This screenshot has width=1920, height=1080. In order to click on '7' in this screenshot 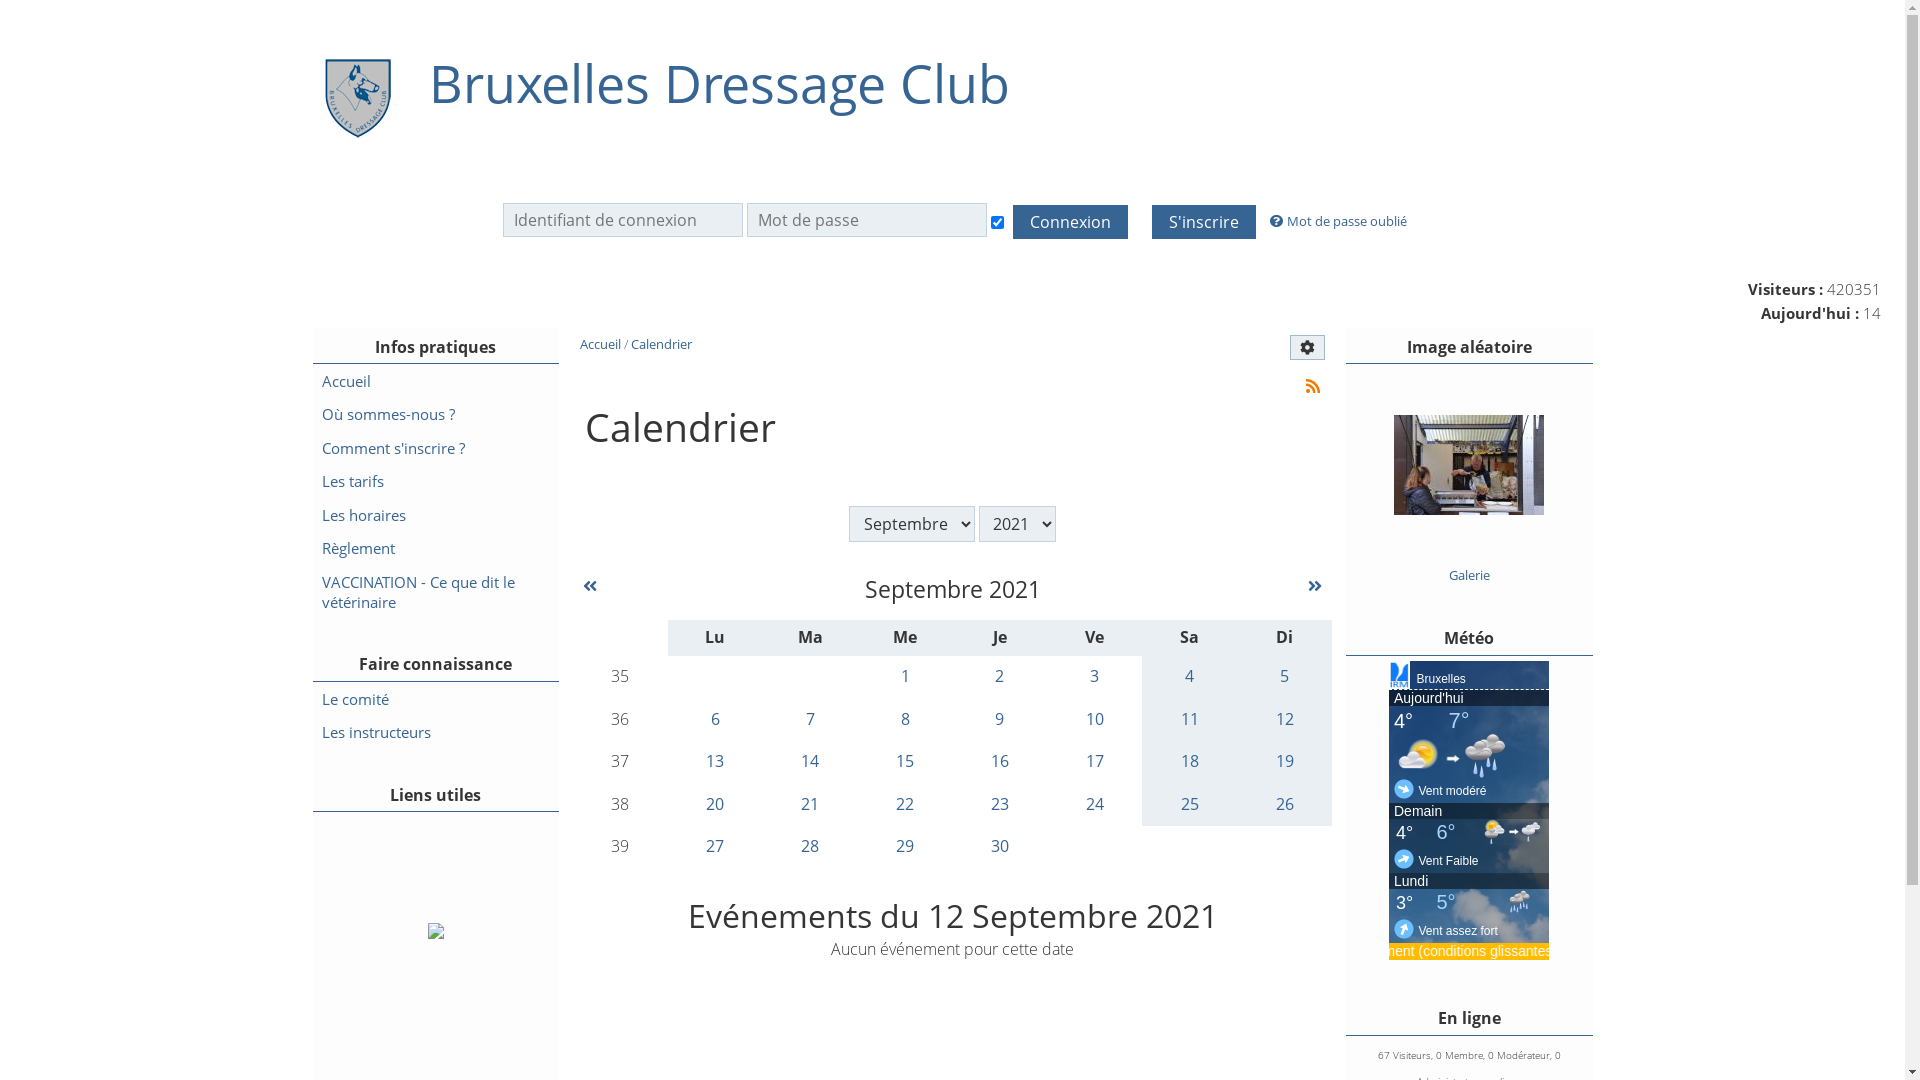, I will do `click(810, 718)`.